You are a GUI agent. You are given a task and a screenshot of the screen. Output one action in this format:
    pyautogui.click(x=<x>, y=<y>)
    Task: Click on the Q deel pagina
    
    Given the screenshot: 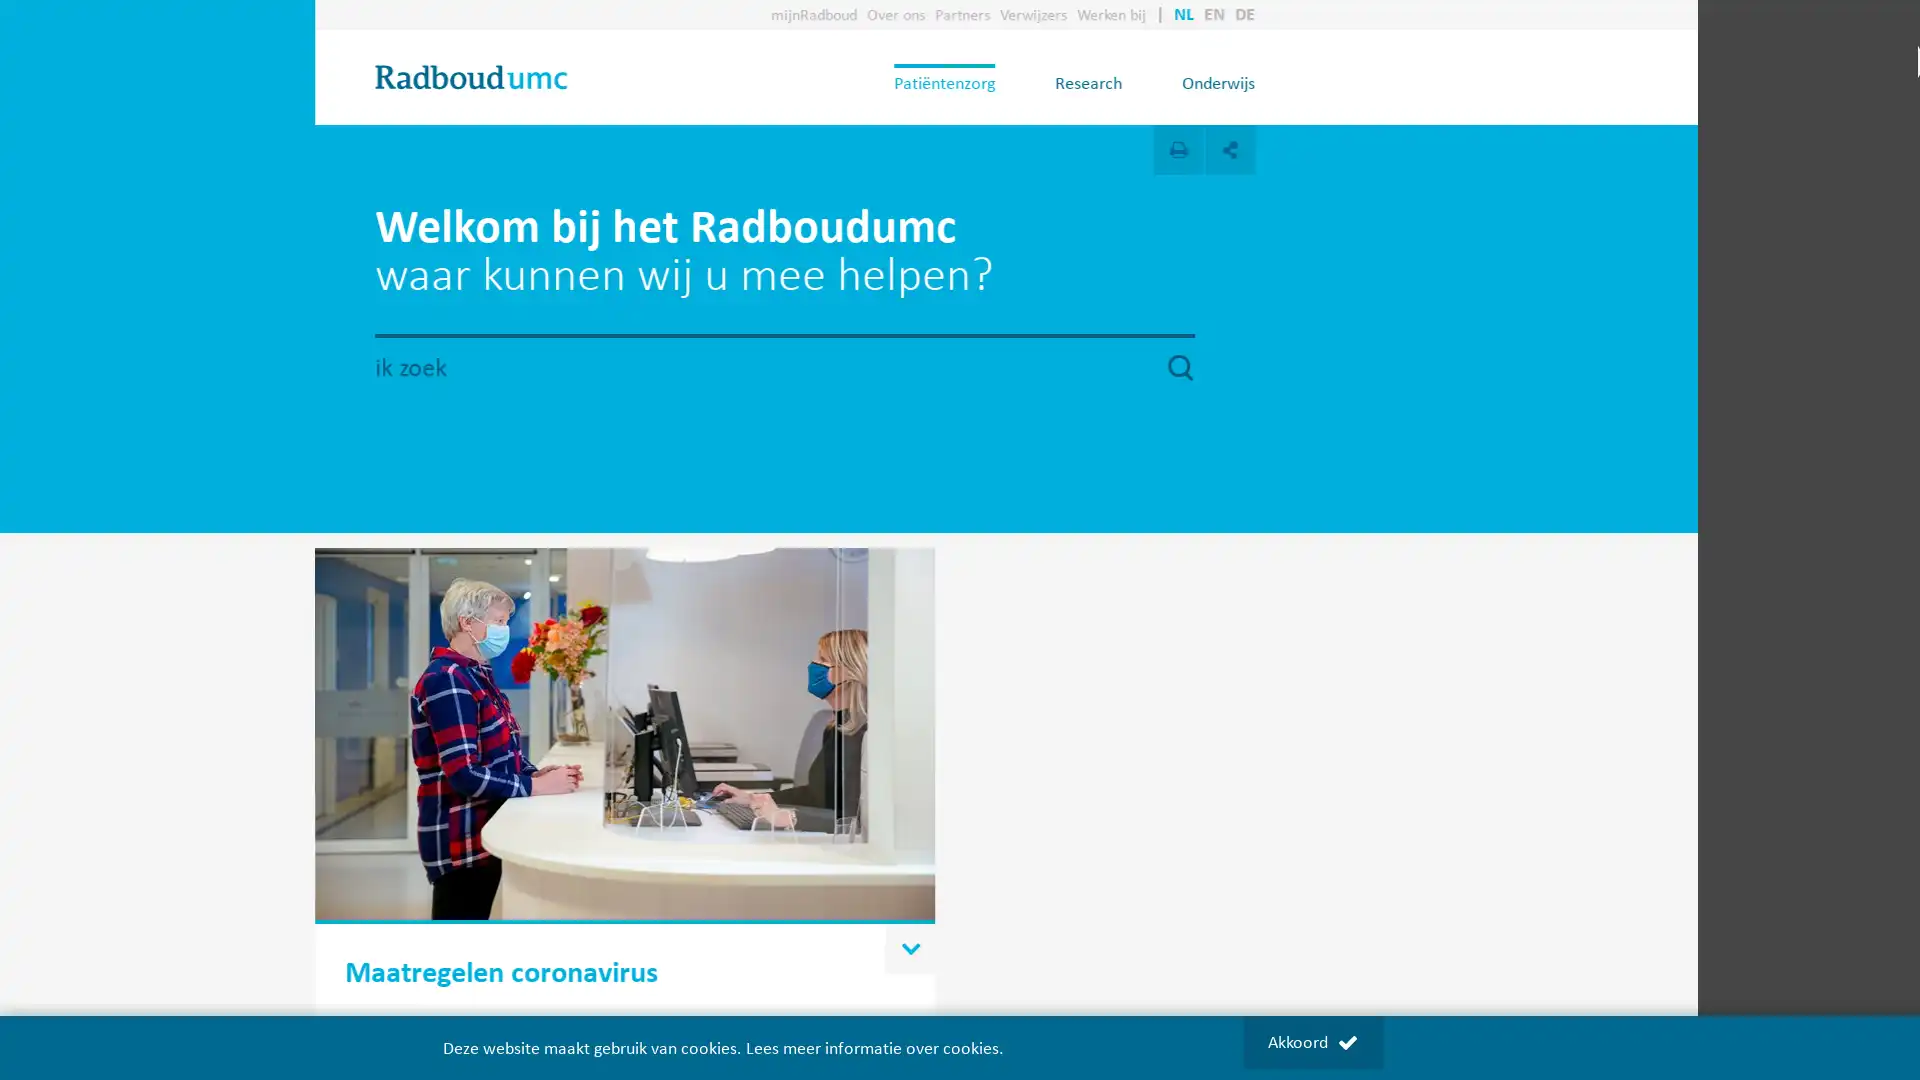 What is the action you would take?
    pyautogui.click(x=1358, y=149)
    